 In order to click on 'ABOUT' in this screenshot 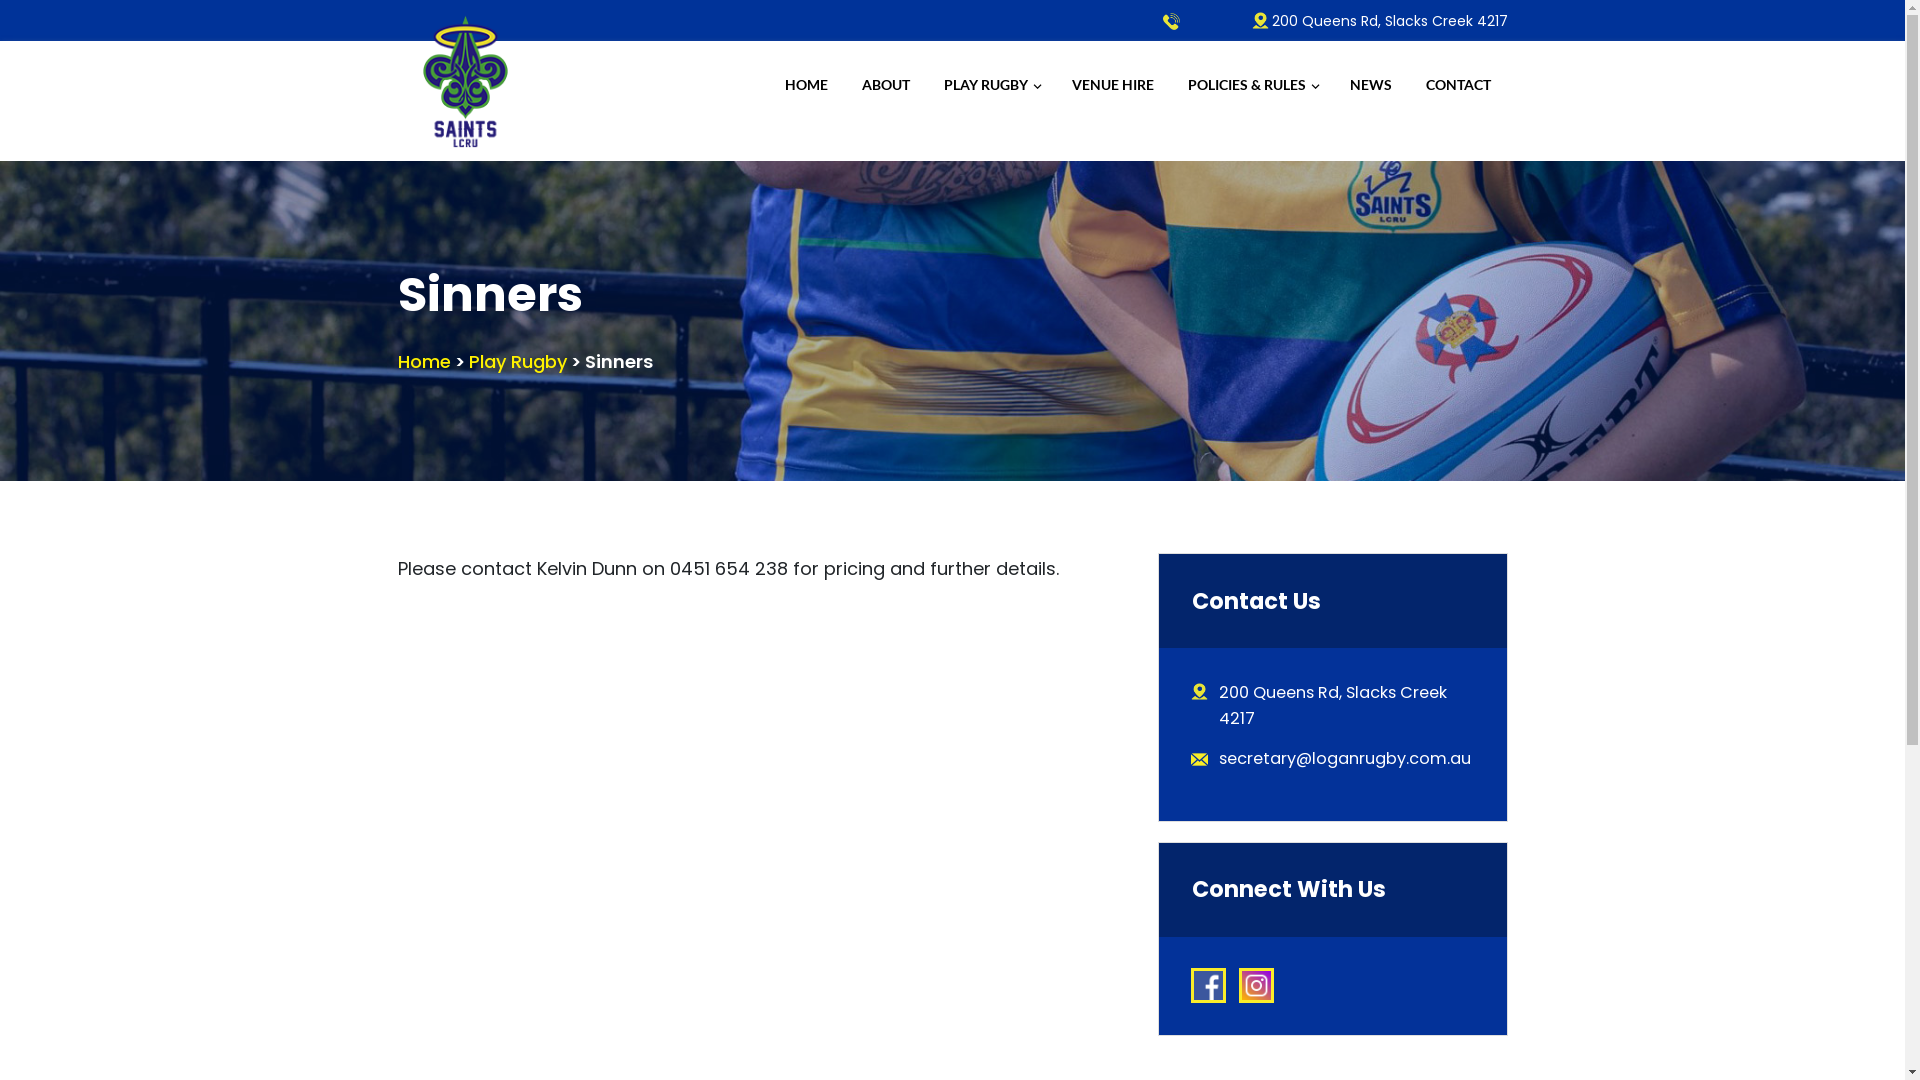, I will do `click(844, 83)`.